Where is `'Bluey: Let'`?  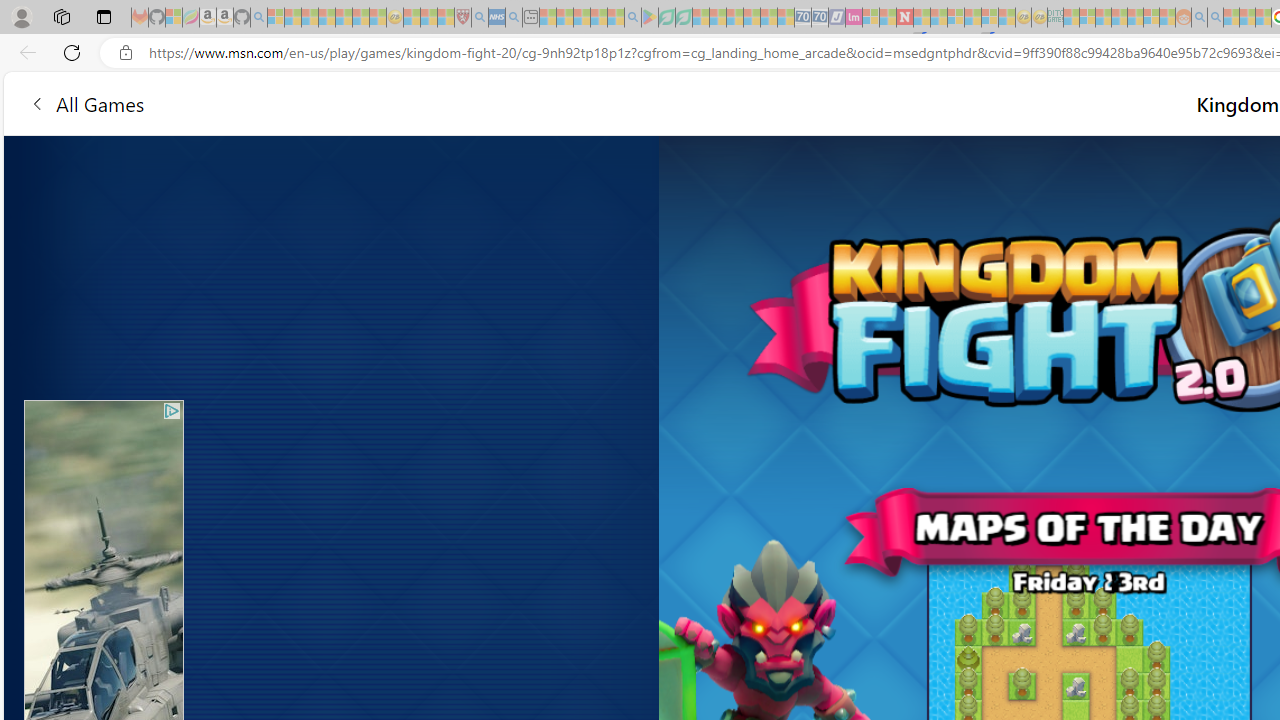 'Bluey: Let' is located at coordinates (650, 17).